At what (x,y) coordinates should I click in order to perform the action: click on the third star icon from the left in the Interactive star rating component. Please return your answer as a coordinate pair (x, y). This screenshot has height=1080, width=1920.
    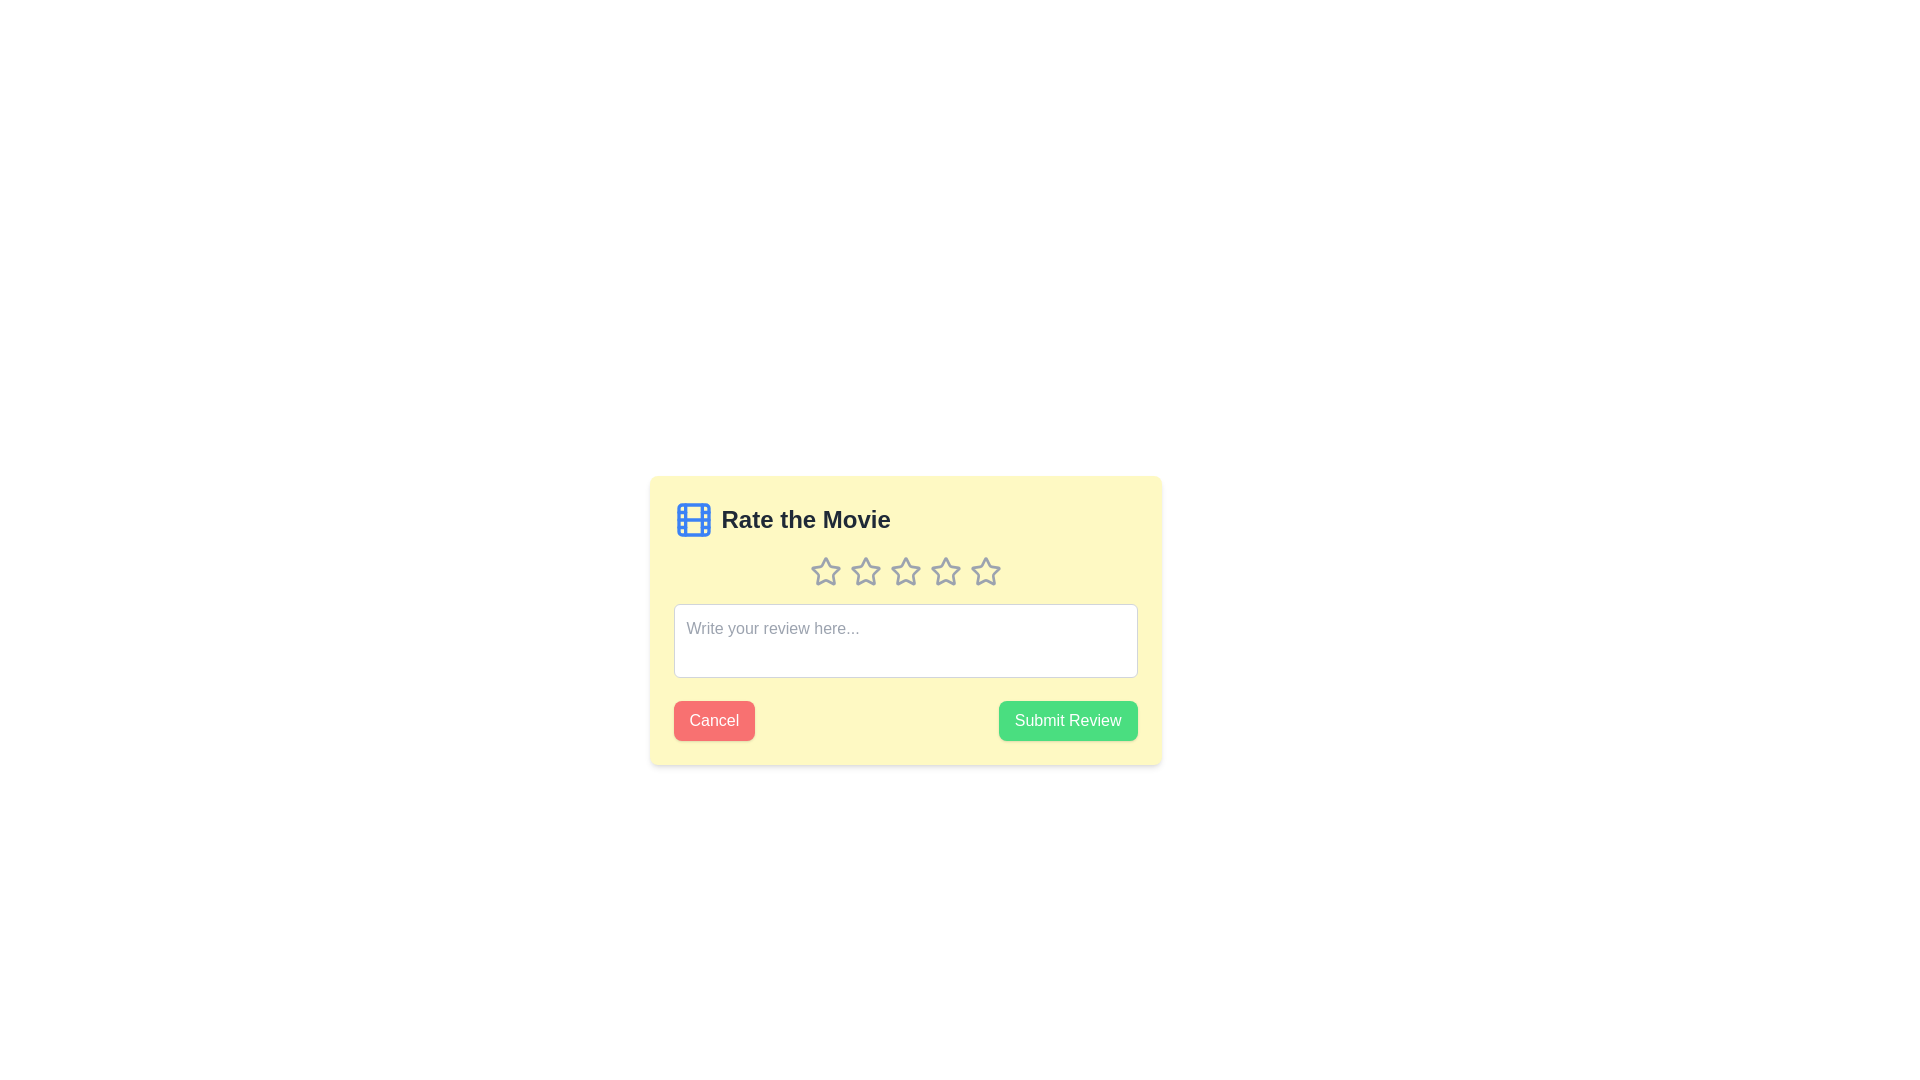
    Looking at the image, I should click on (904, 571).